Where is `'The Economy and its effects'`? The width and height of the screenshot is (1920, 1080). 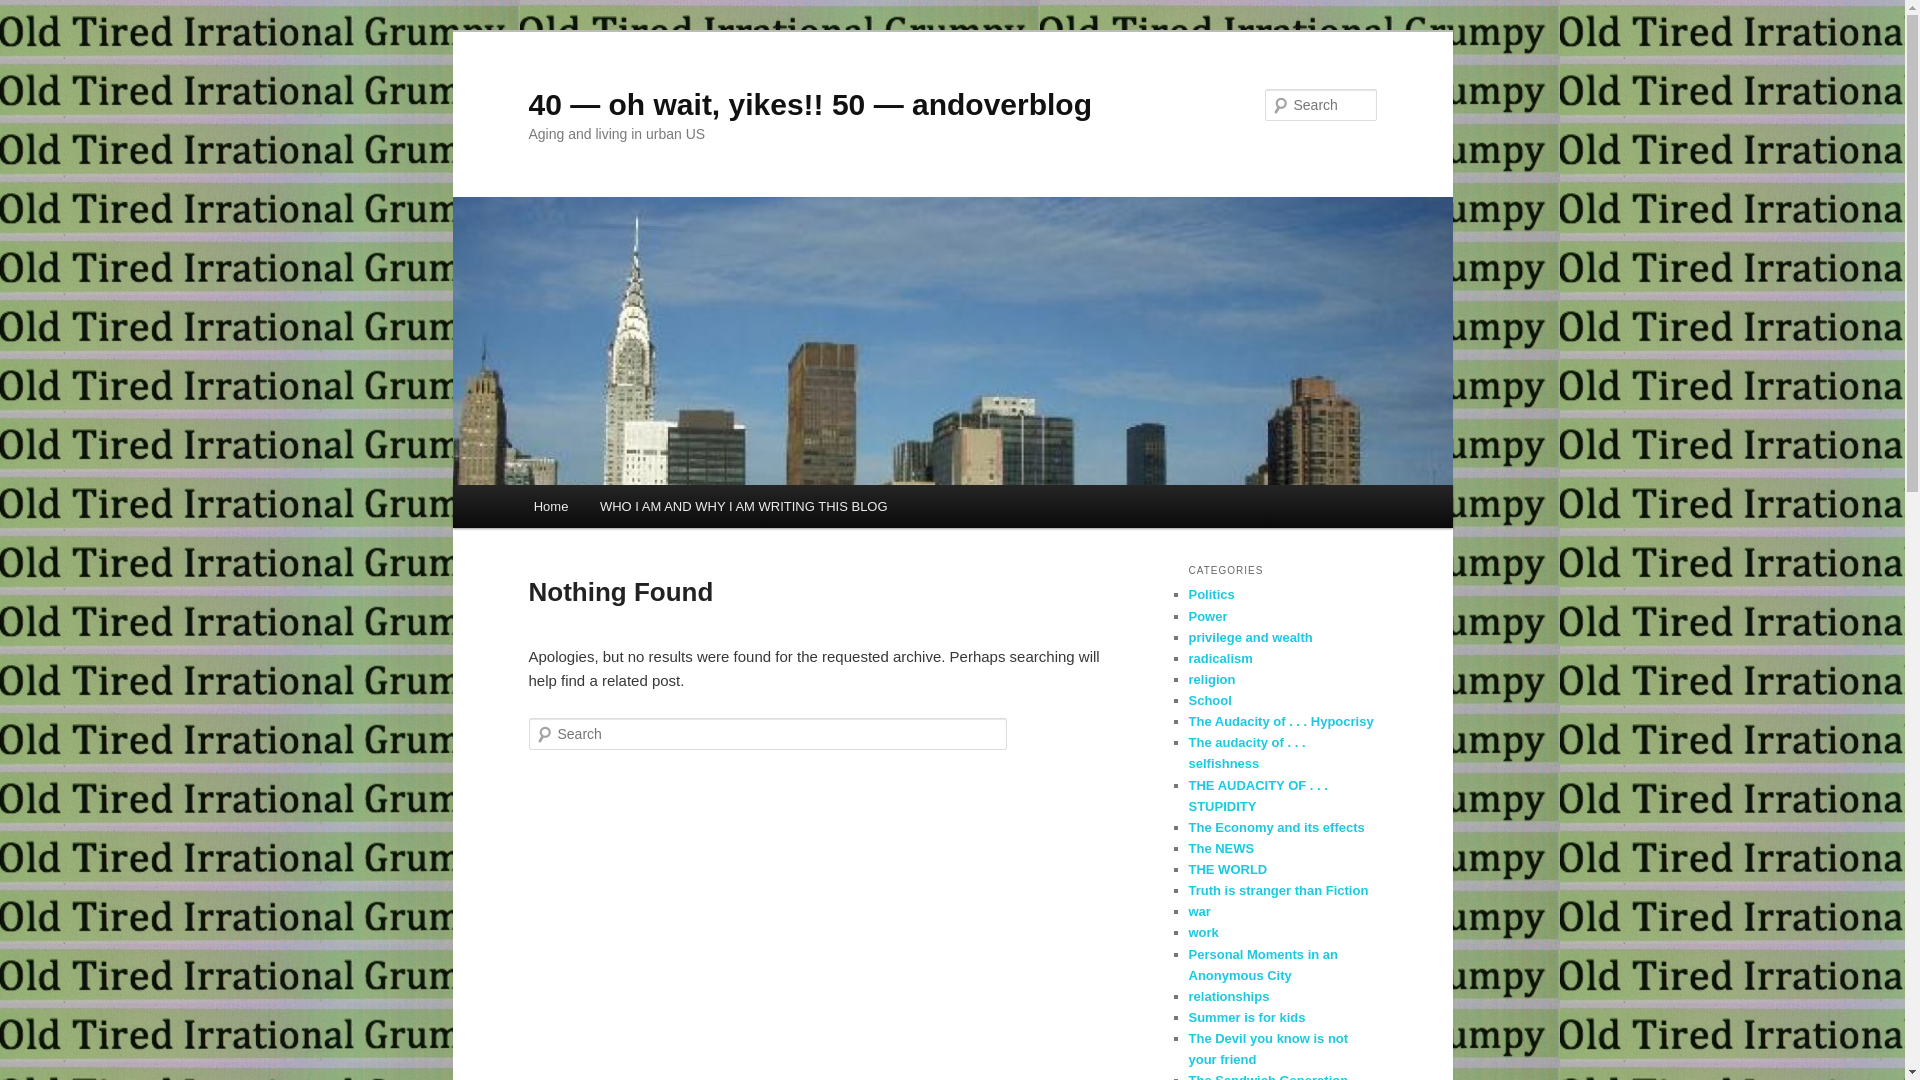
'The Economy and its effects' is located at coordinates (1275, 827).